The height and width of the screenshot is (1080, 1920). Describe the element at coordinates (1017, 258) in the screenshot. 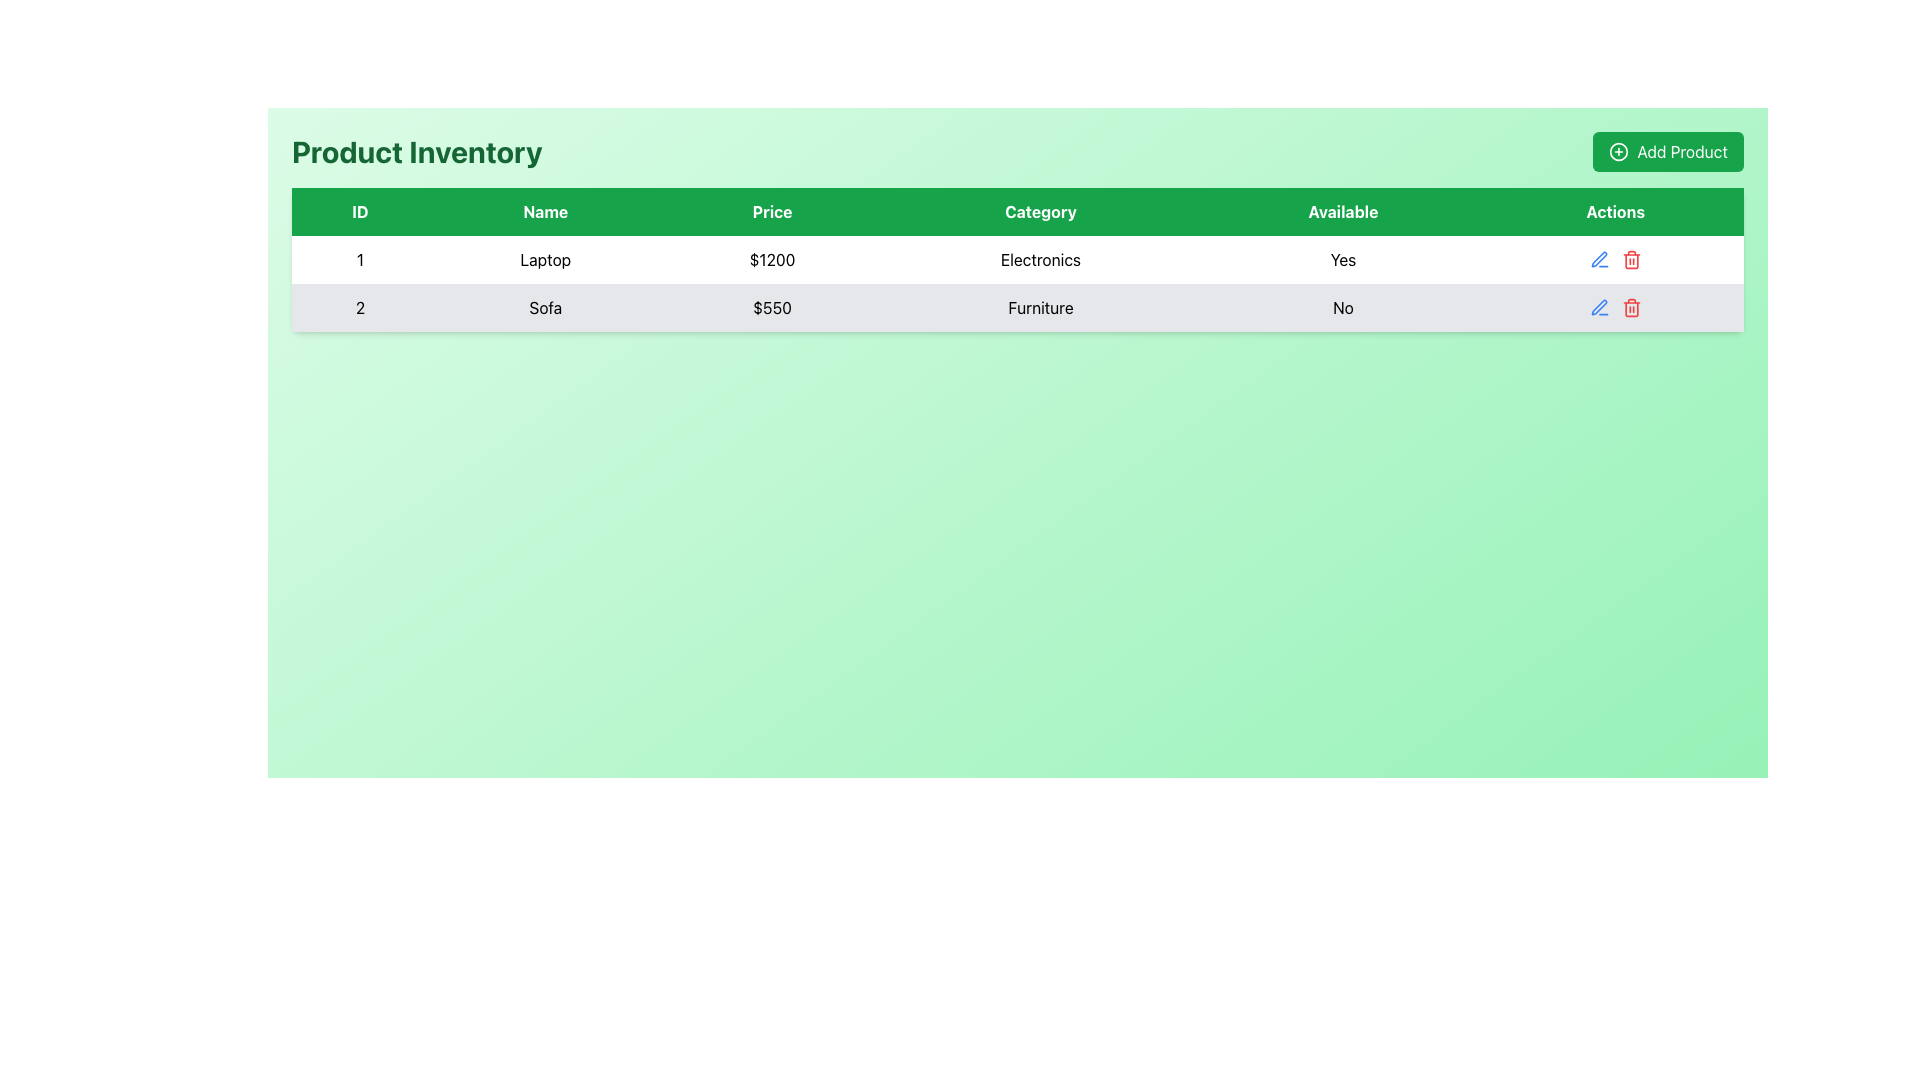

I see `the first data row` at that location.